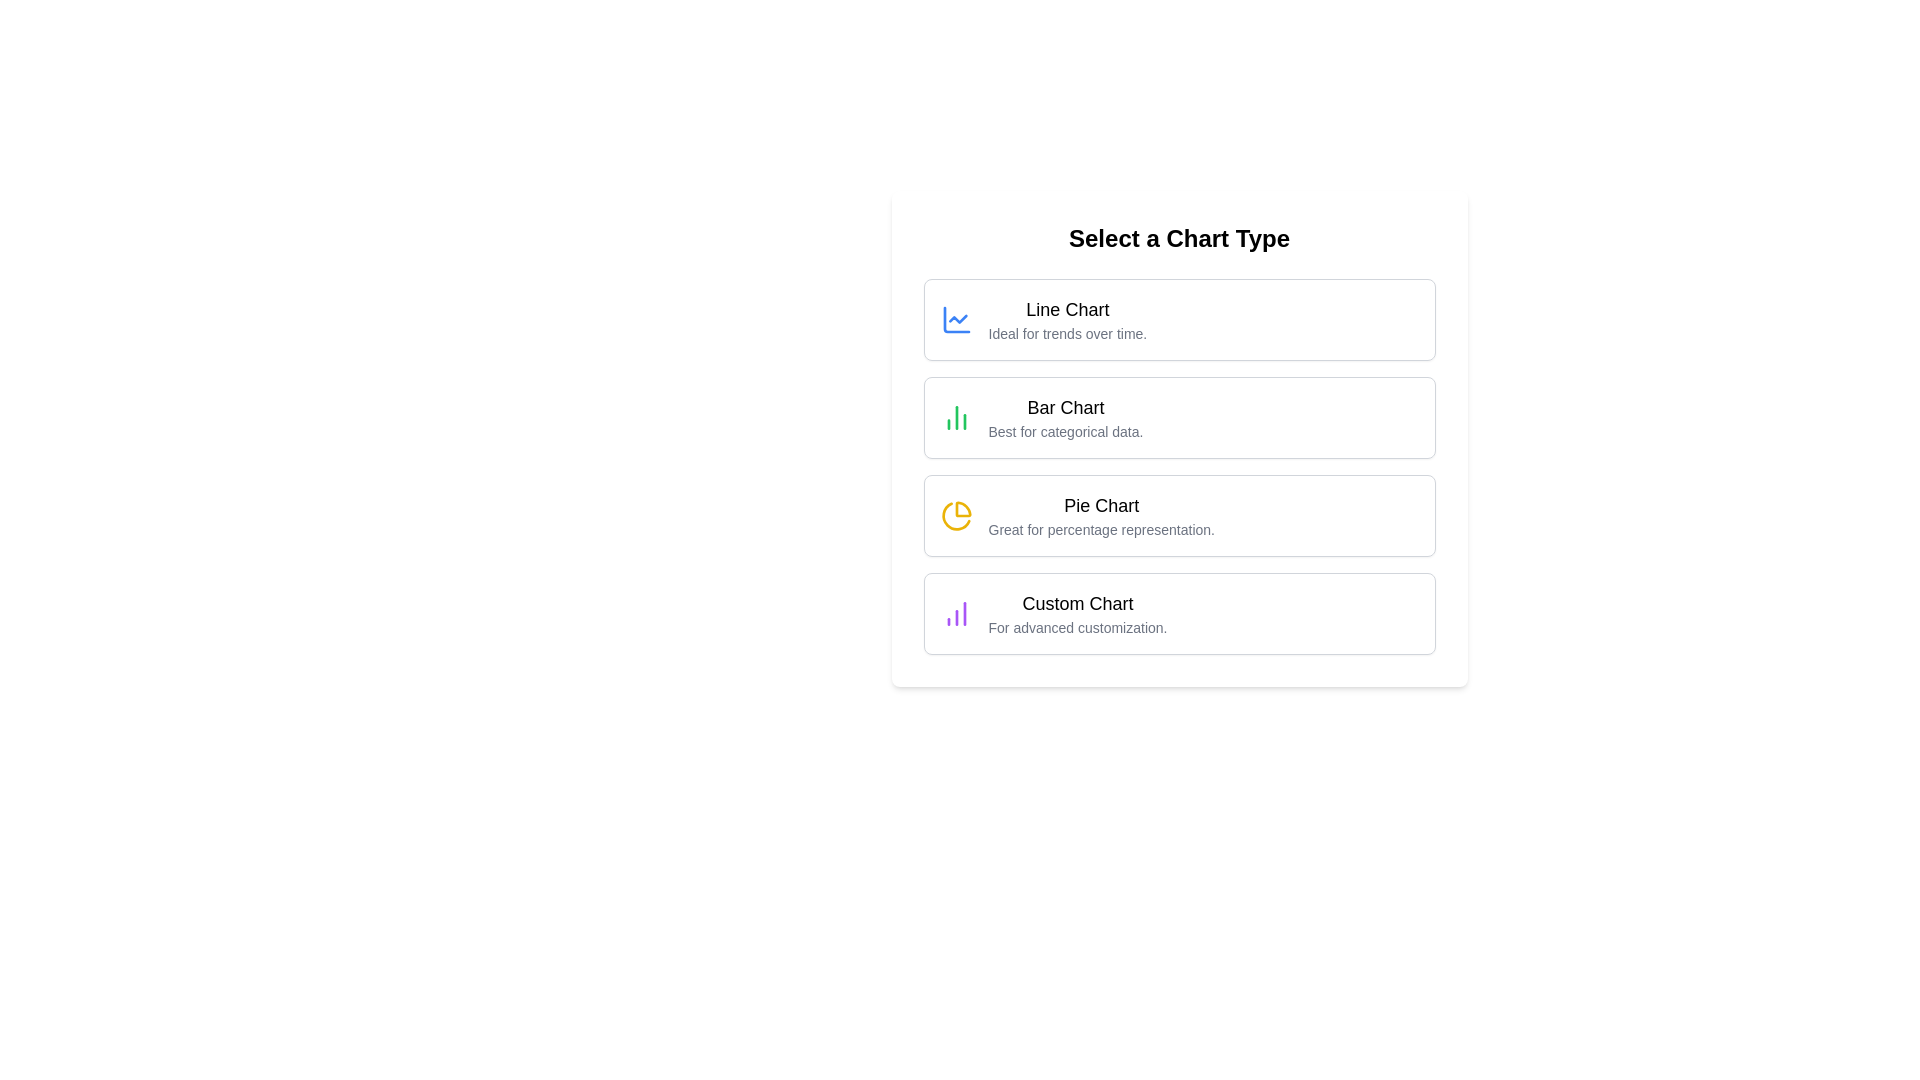 This screenshot has height=1080, width=1920. What do you see at coordinates (1179, 416) in the screenshot?
I see `the second card in the vertical list of selectable chart type options` at bounding box center [1179, 416].